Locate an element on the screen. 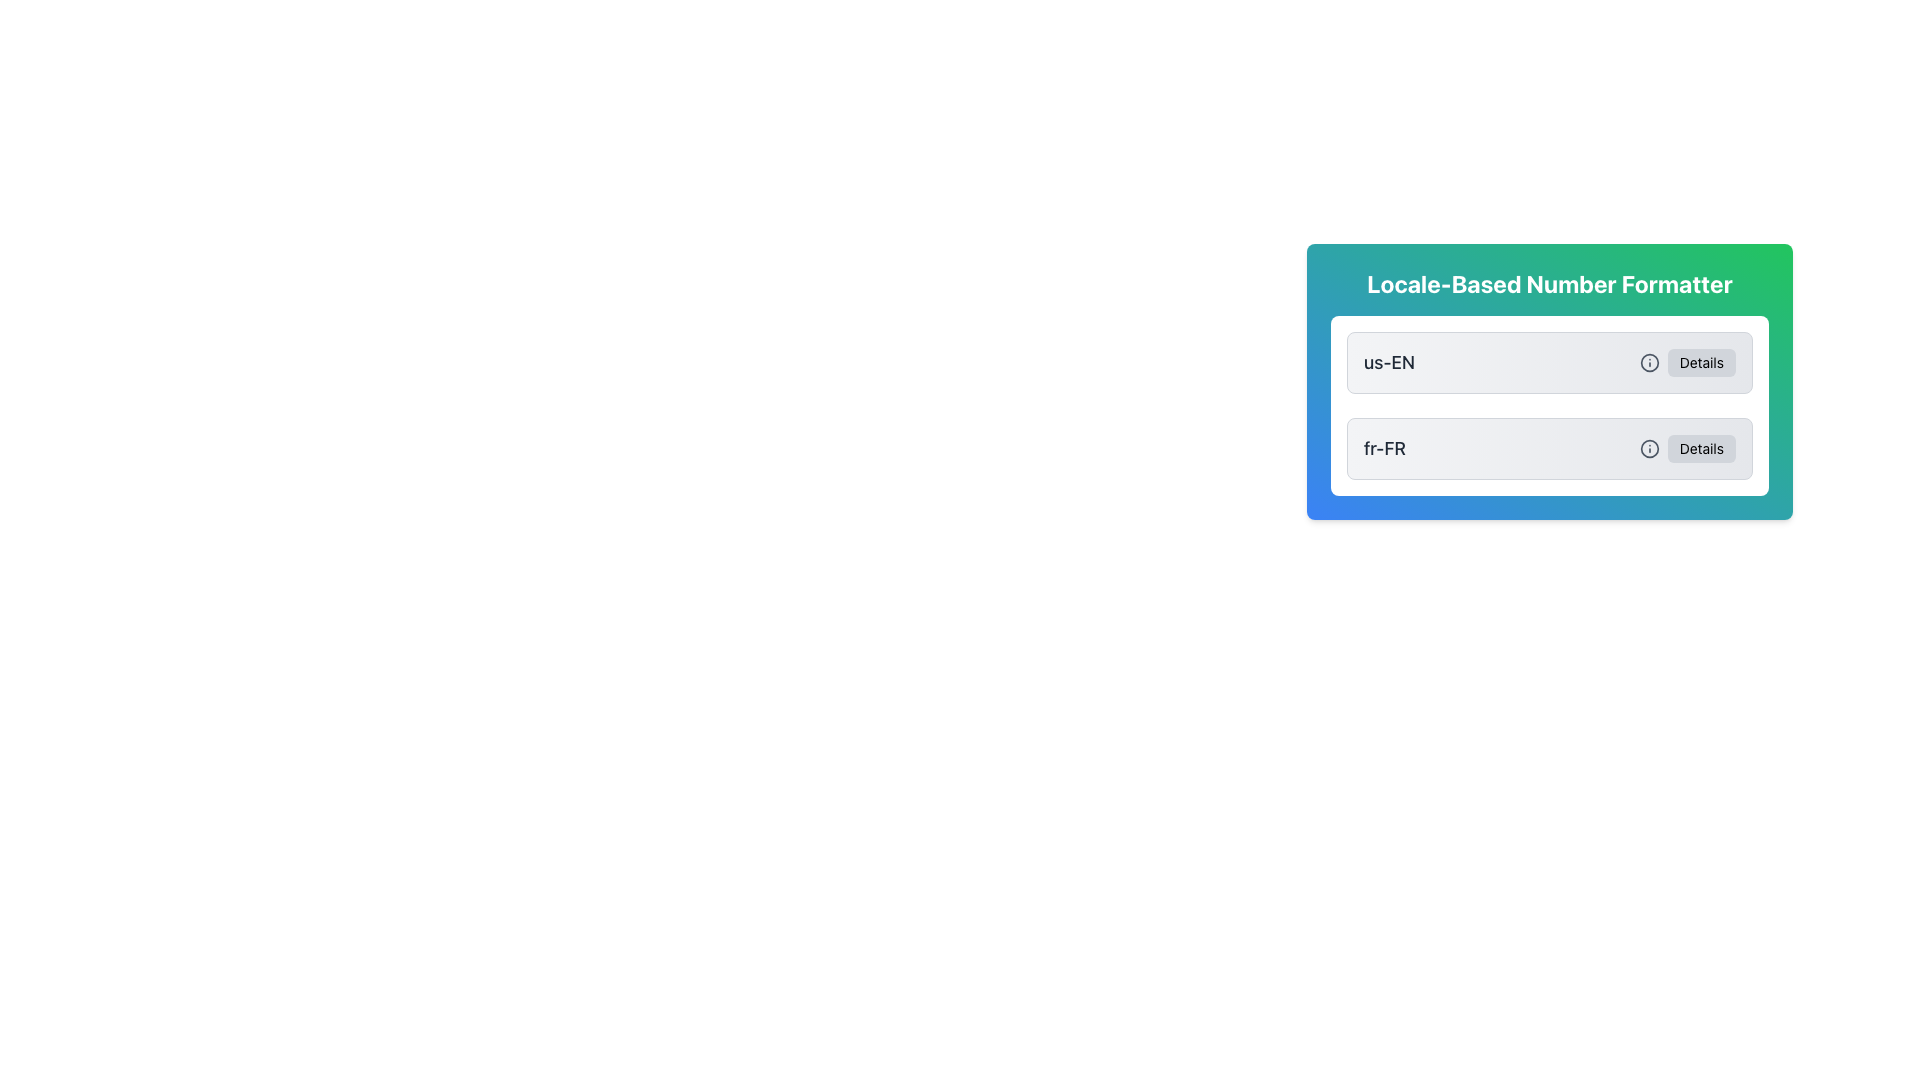 The image size is (1920, 1080). the 'Details' button with a rounded light gray background located next to the information icon is located at coordinates (1685, 447).